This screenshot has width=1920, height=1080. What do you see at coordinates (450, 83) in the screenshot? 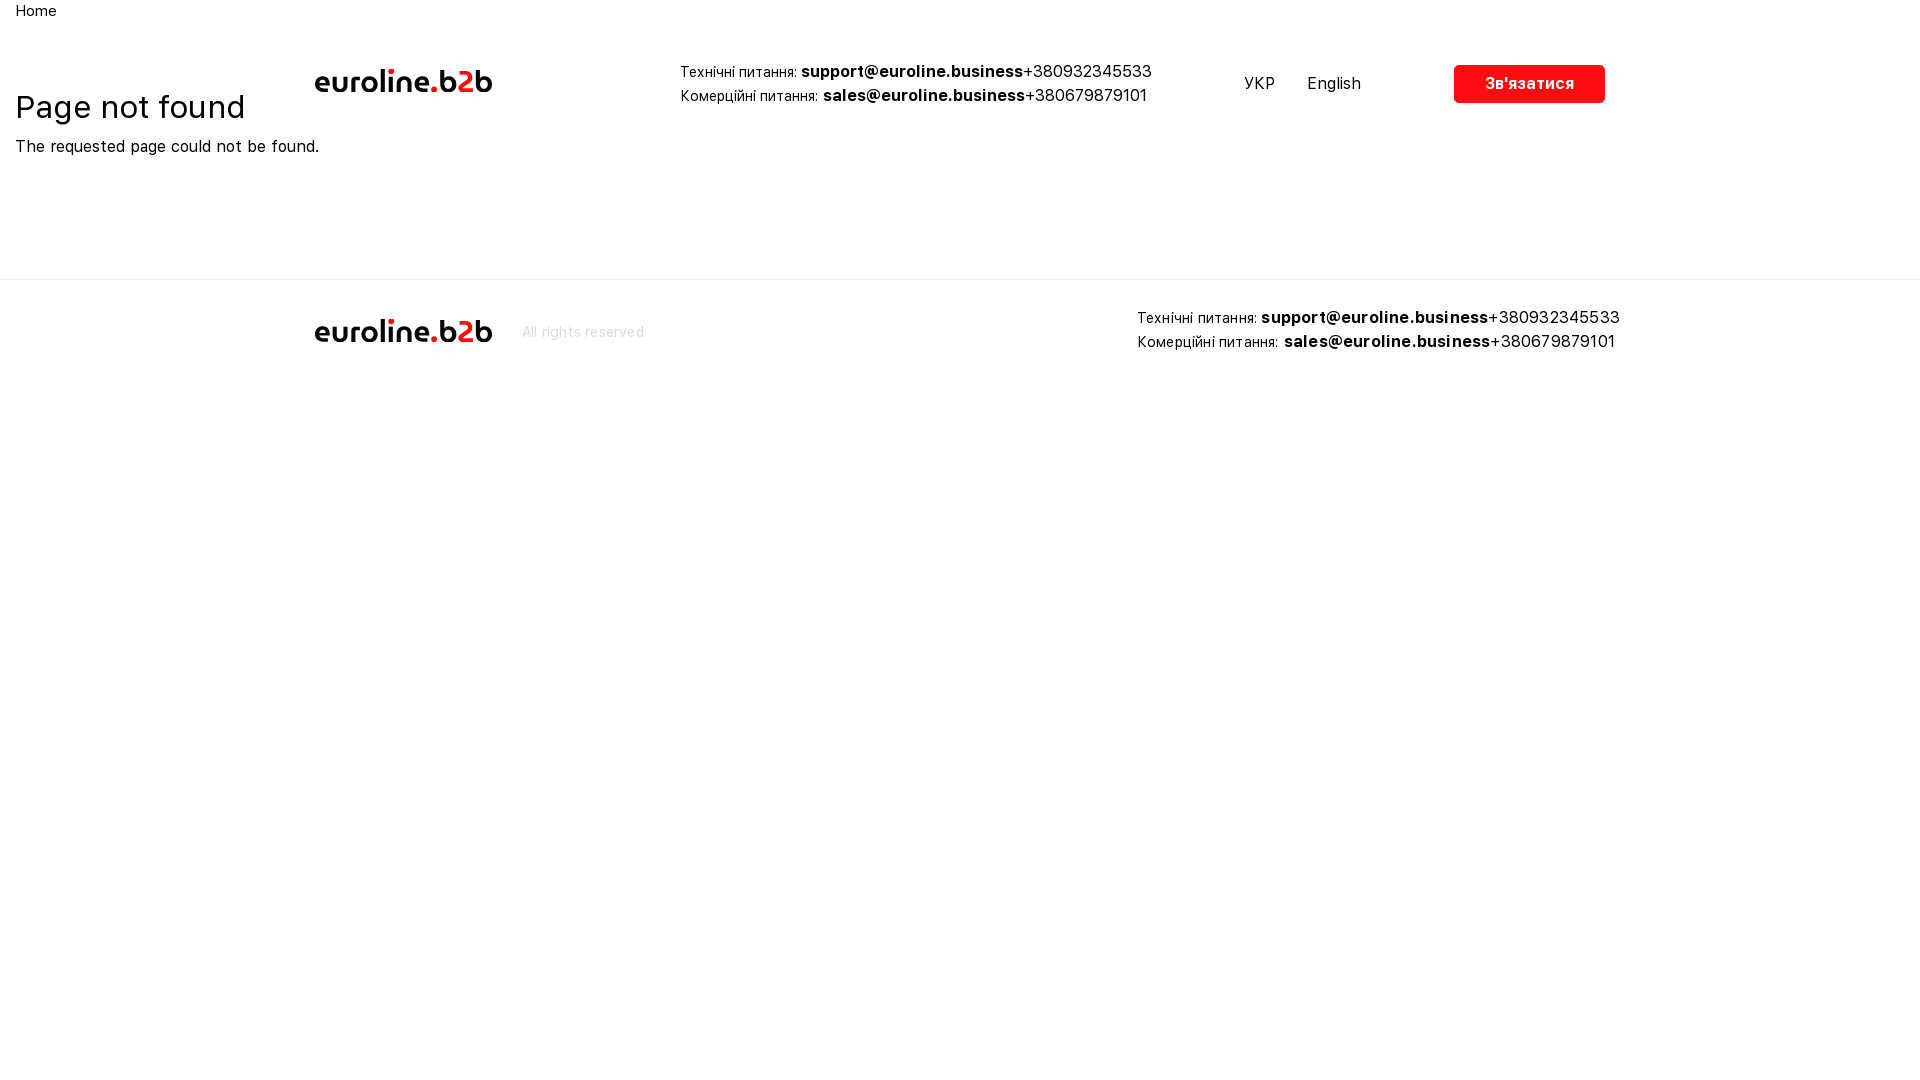
I see `'Home'` at bounding box center [450, 83].